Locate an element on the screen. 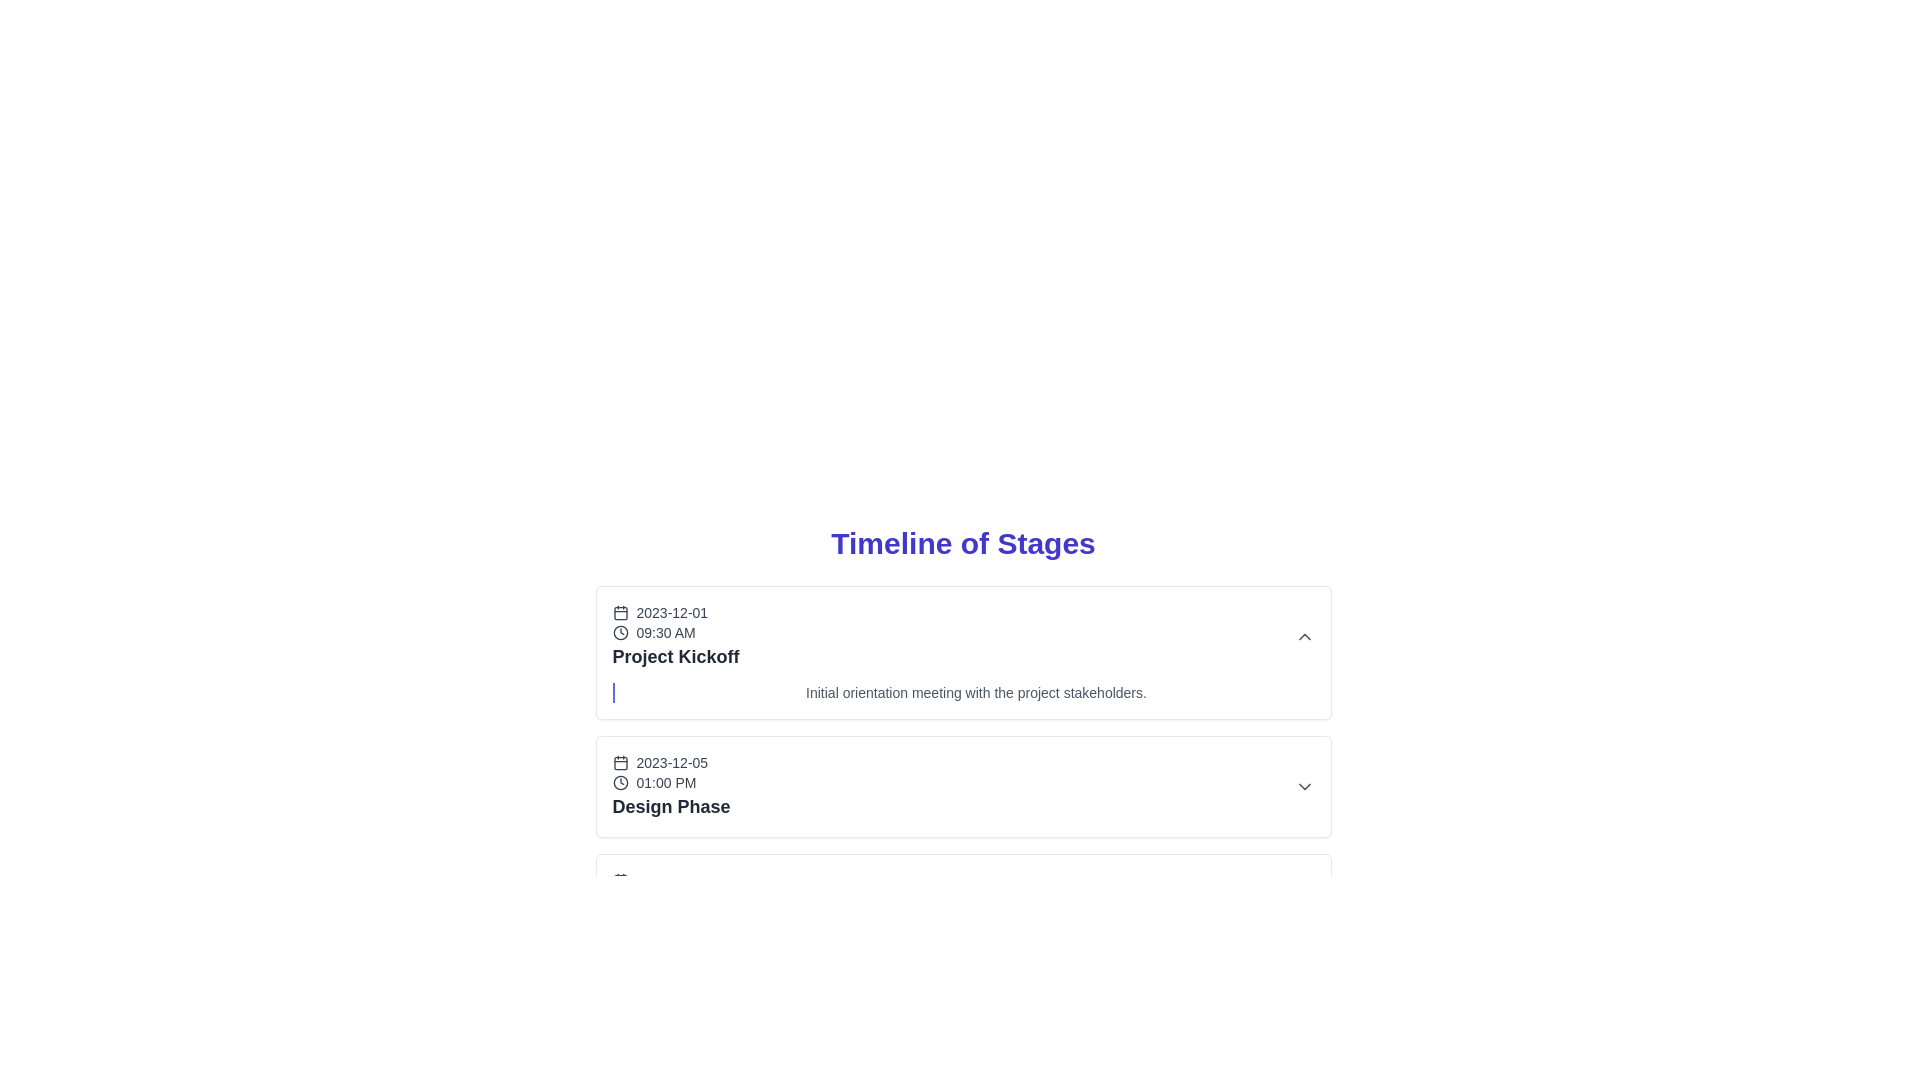  the text label that provides additional details about the project kickoff event, describing it as an 'Initial orientation meeting with the project stakeholders.' is located at coordinates (963, 692).